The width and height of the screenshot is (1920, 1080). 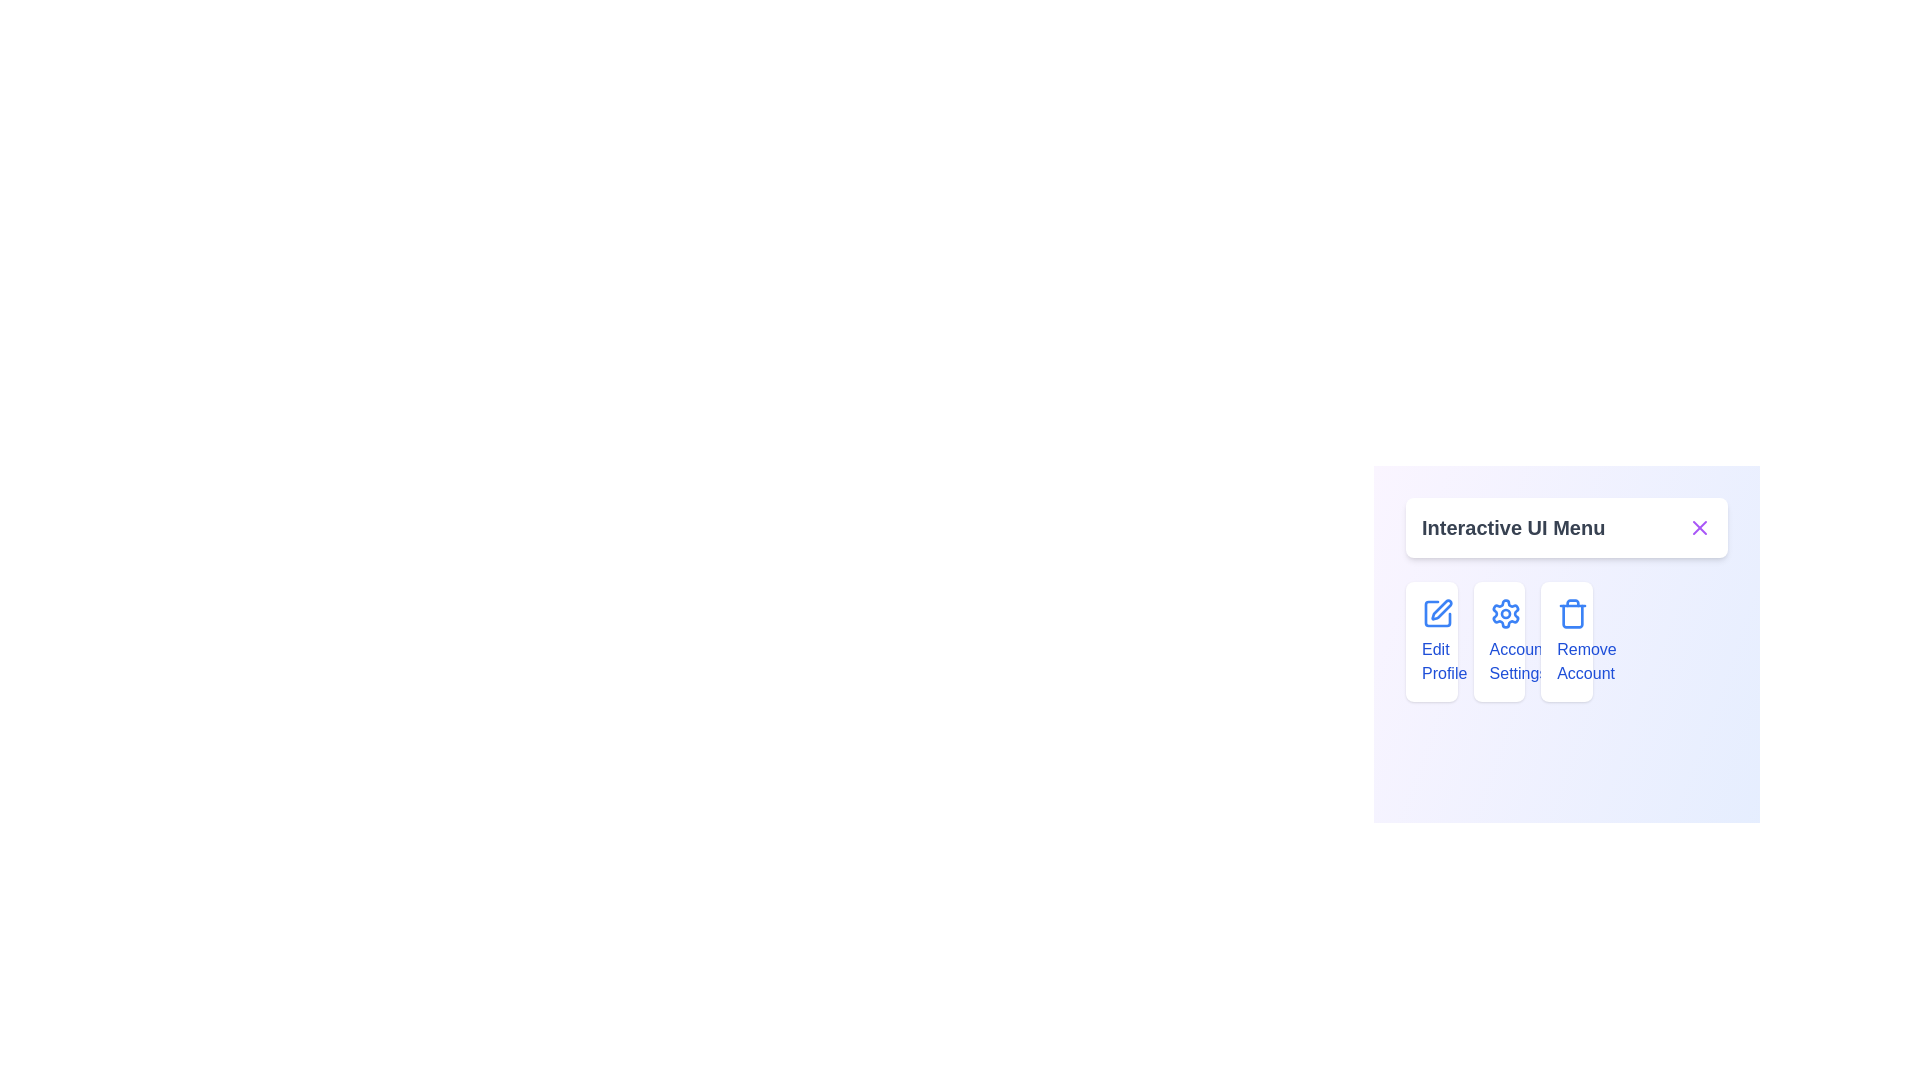 What do you see at coordinates (1565, 641) in the screenshot?
I see `the 'Remove Account' menu item` at bounding box center [1565, 641].